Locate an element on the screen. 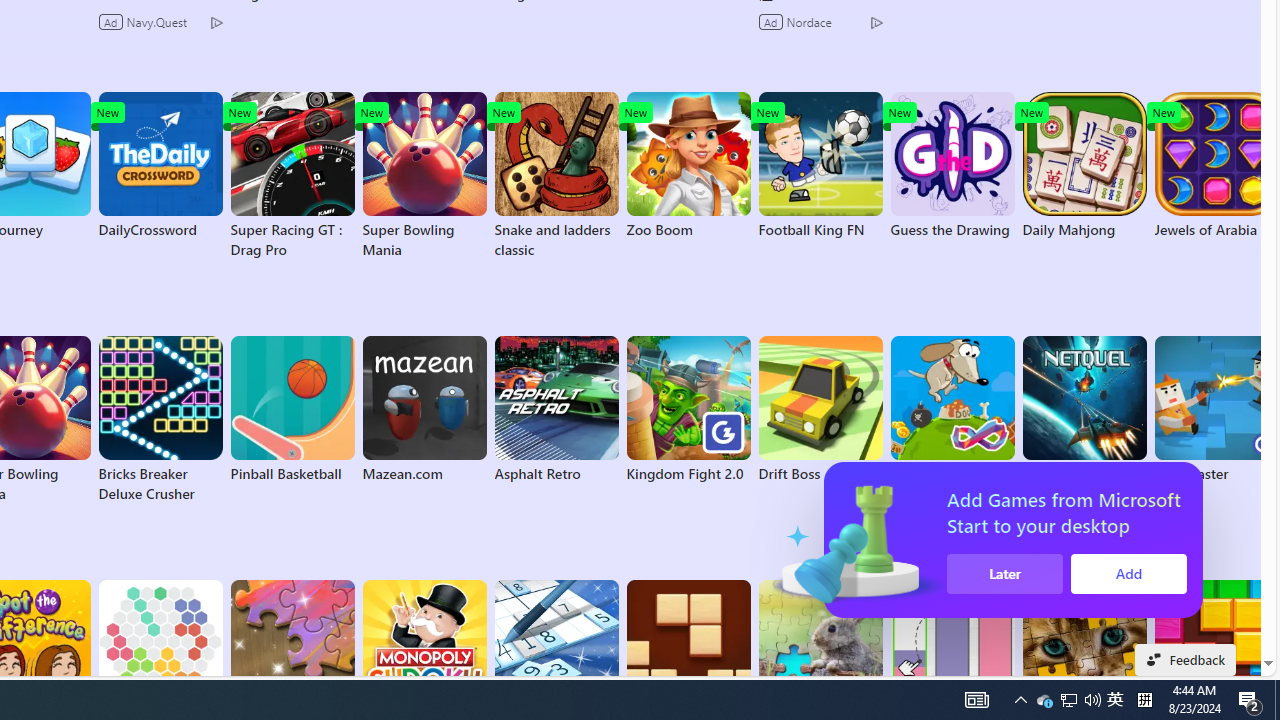  'Super Racing GT : Drag Pro' is located at coordinates (291, 175).